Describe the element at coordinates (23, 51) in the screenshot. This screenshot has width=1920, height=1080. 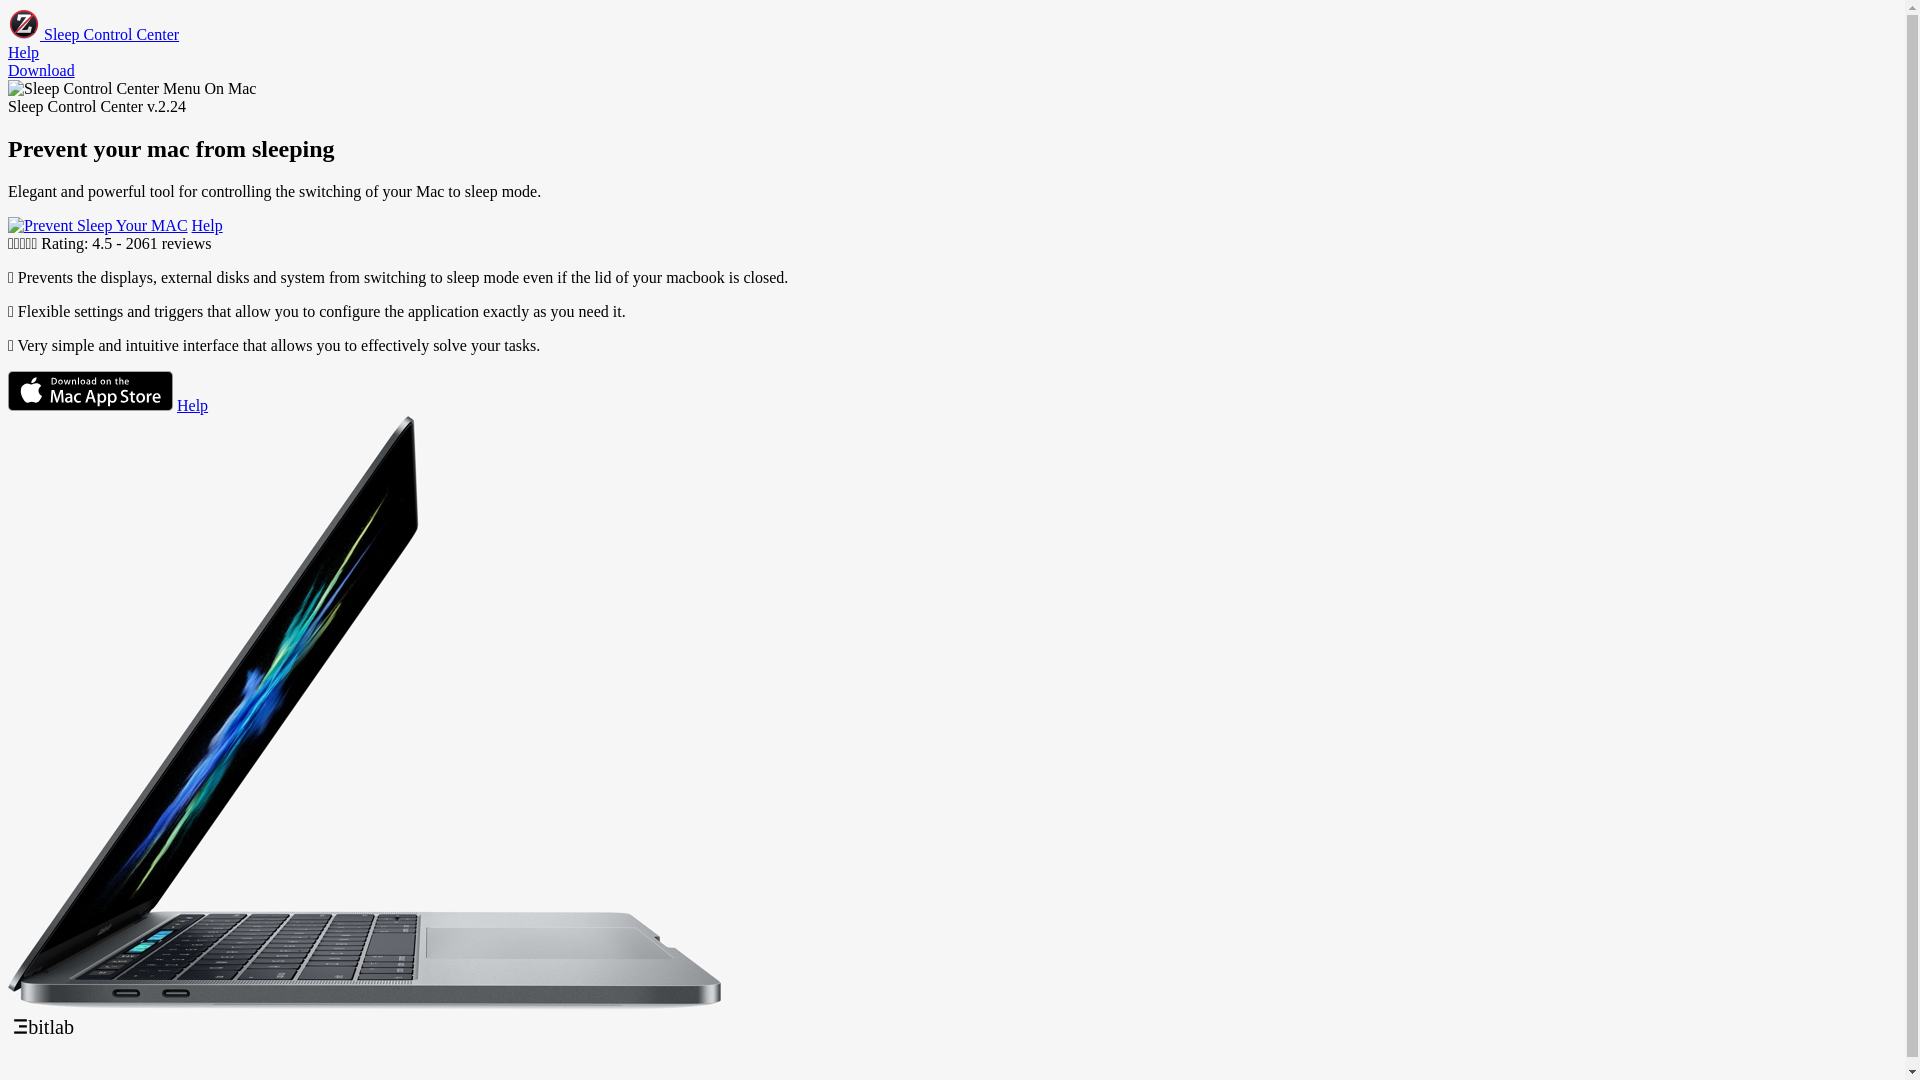
I see `'Help'` at that location.